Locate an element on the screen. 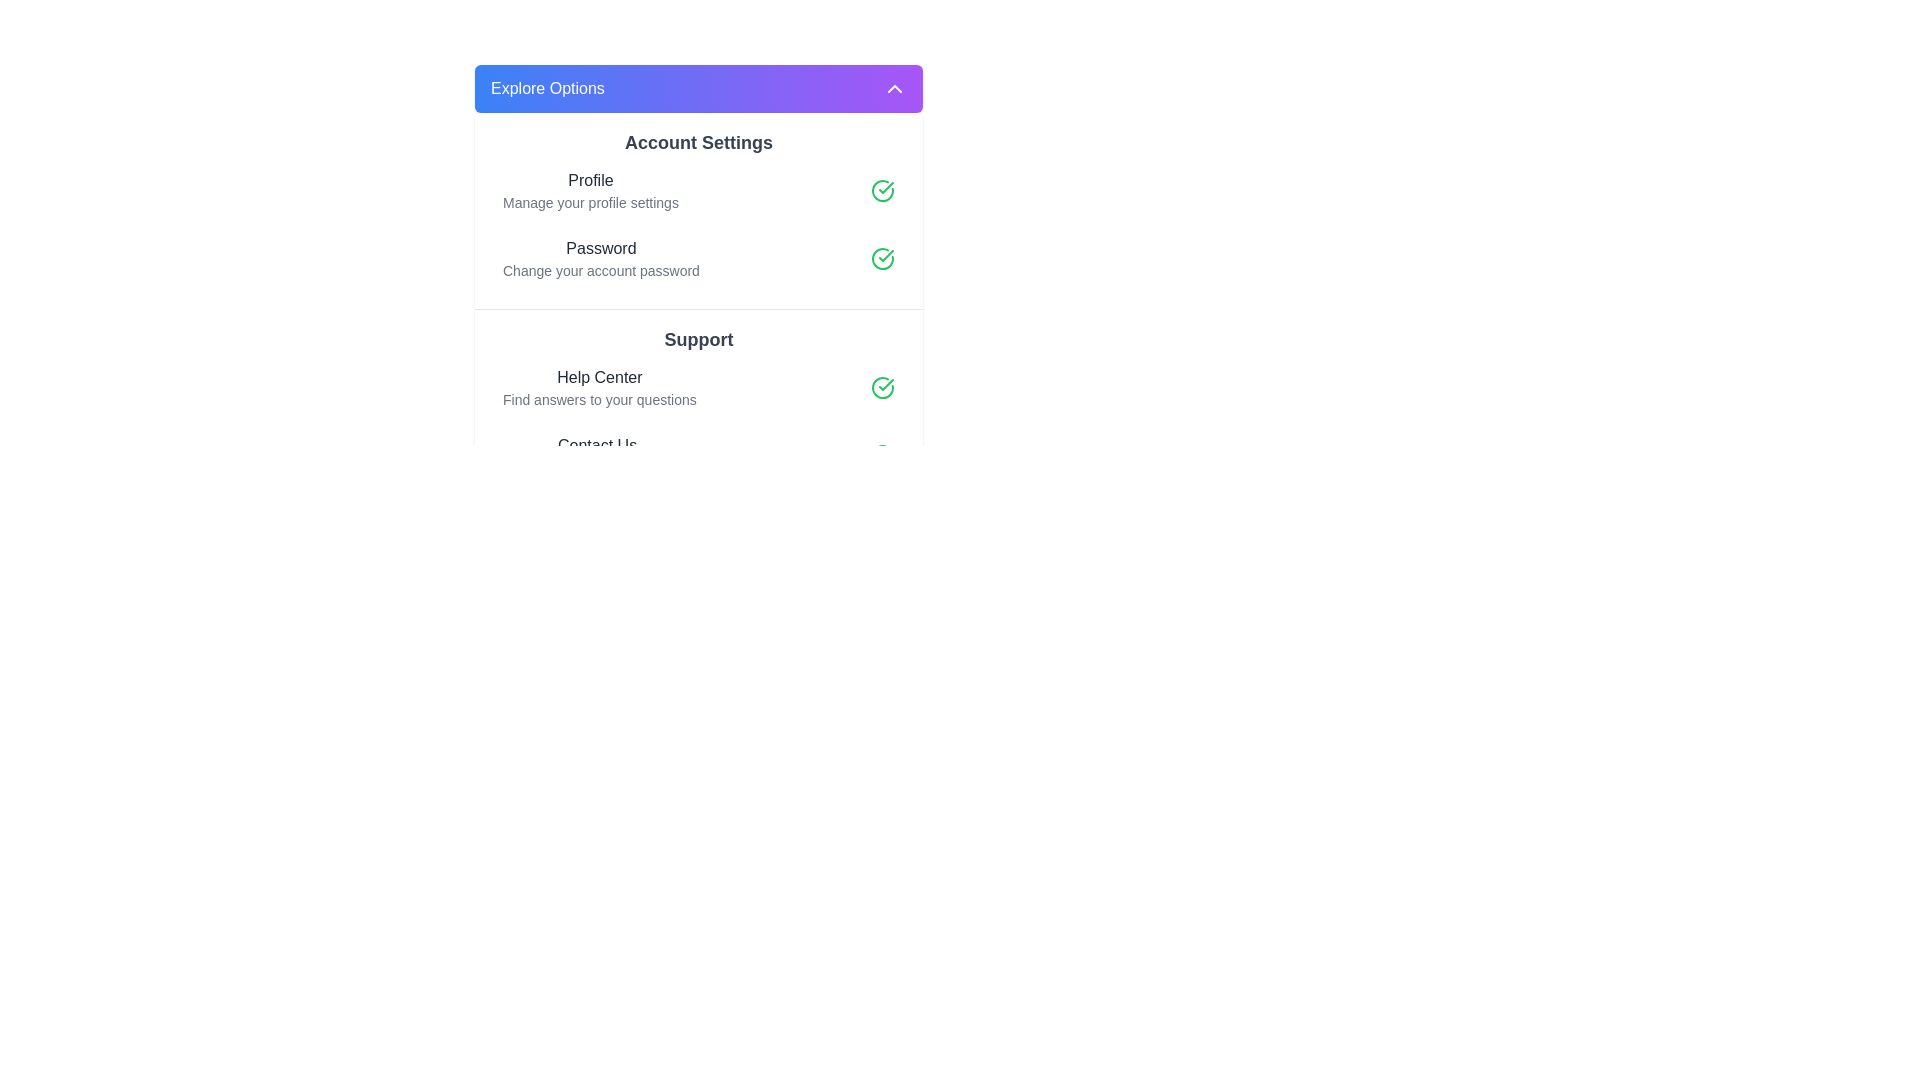 The width and height of the screenshot is (1920, 1080). the text label reading 'Manage your profile settings', which is styled in a smaller gray font and positioned directly beneath the heading 'Profile' in the 'Account Settings' section is located at coordinates (589, 203).